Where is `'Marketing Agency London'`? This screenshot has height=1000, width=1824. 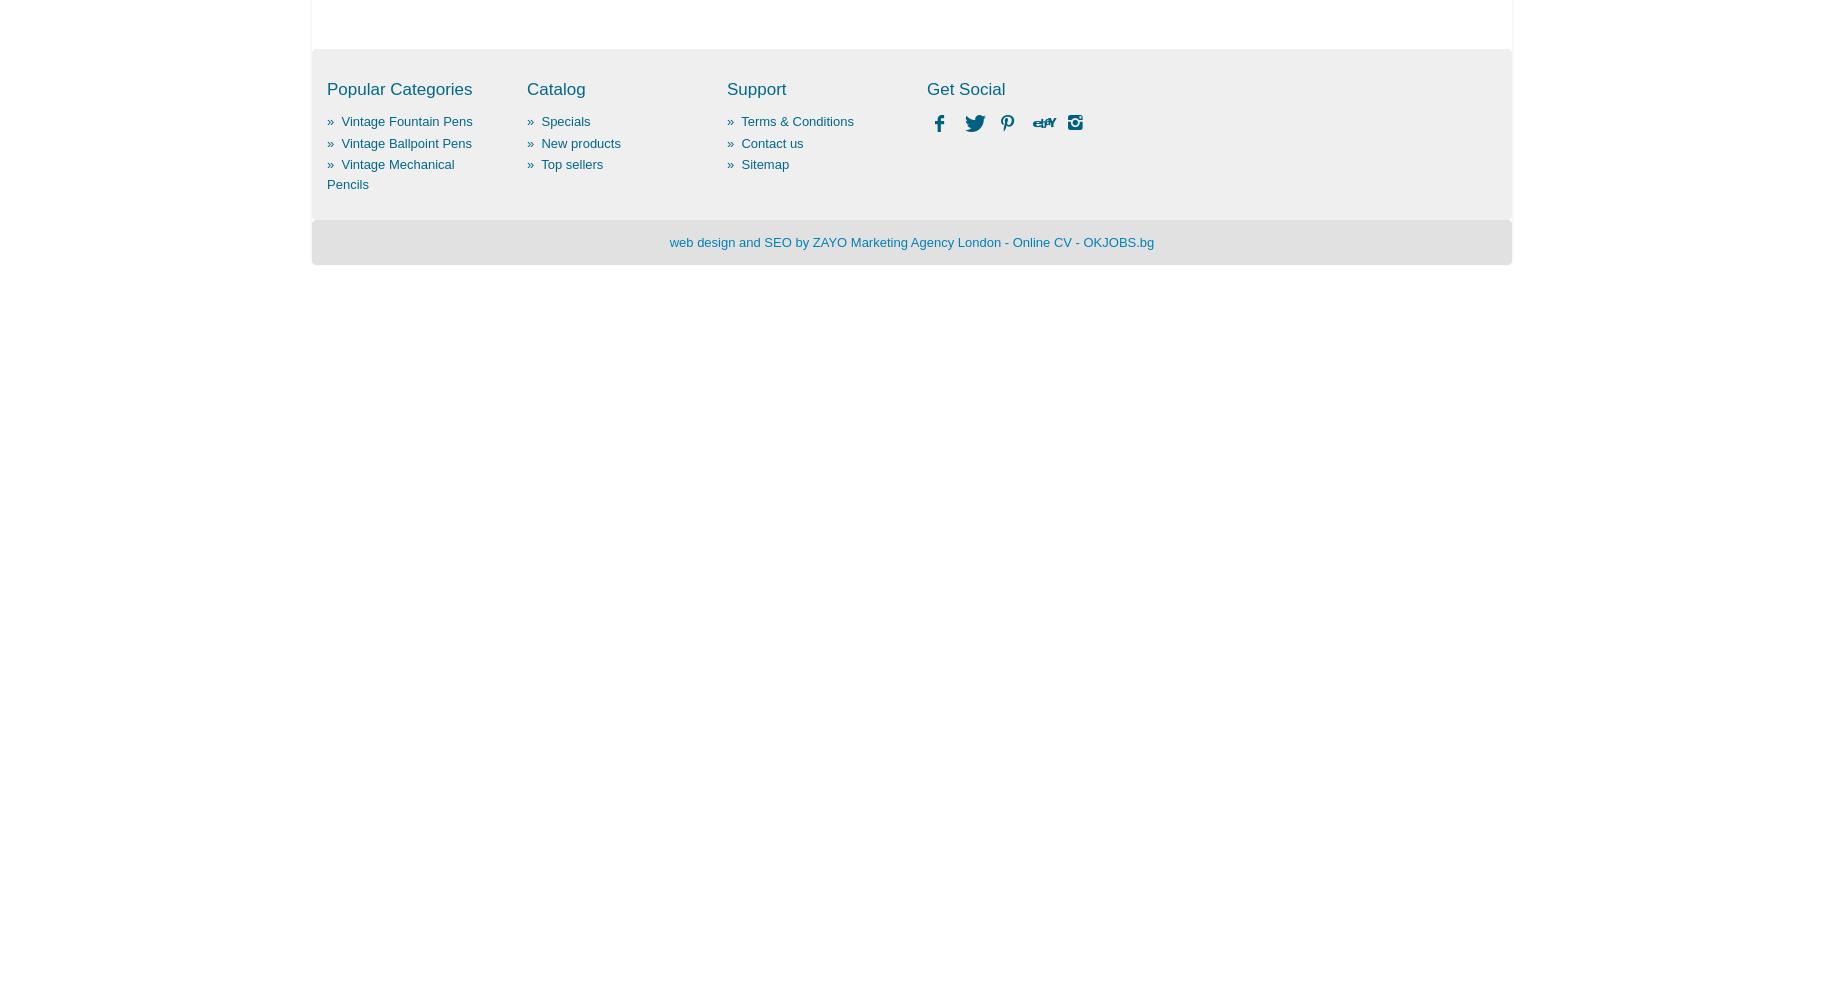 'Marketing Agency London' is located at coordinates (924, 240).